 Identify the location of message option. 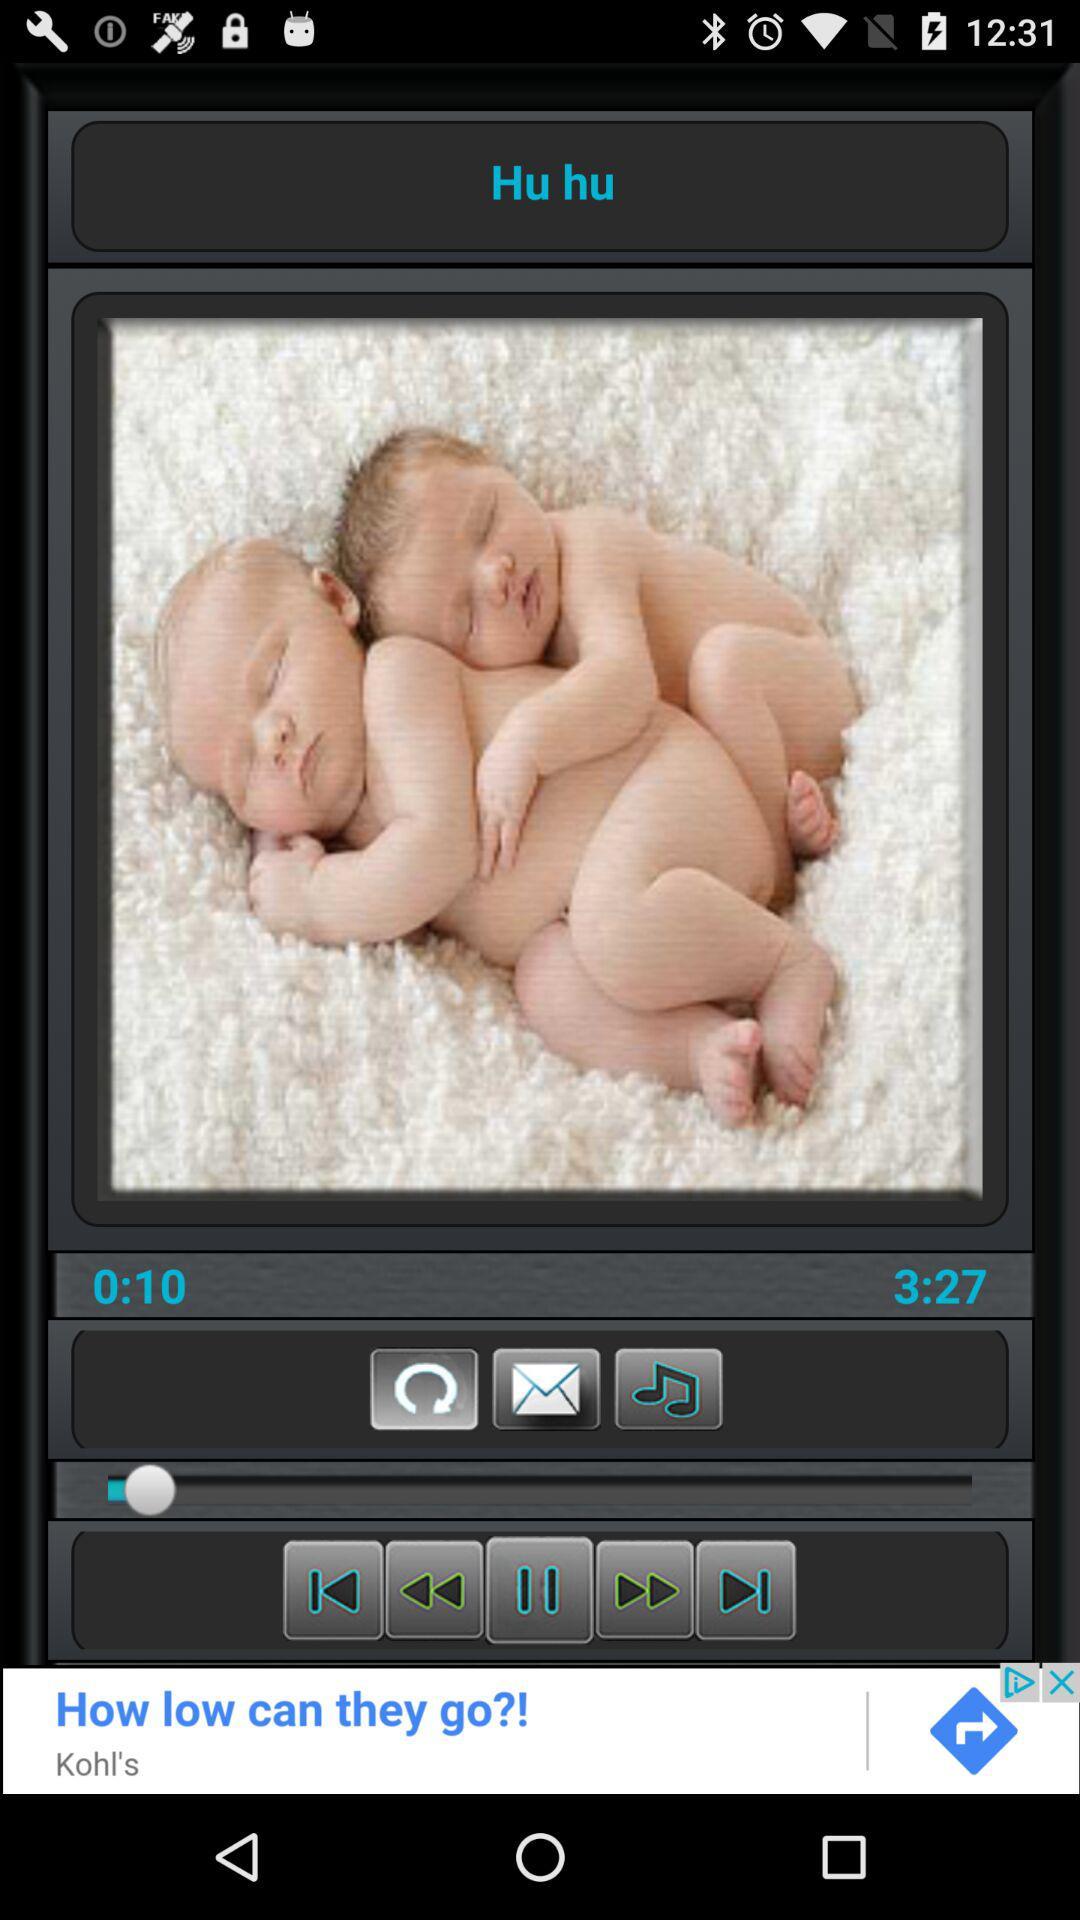
(546, 1387).